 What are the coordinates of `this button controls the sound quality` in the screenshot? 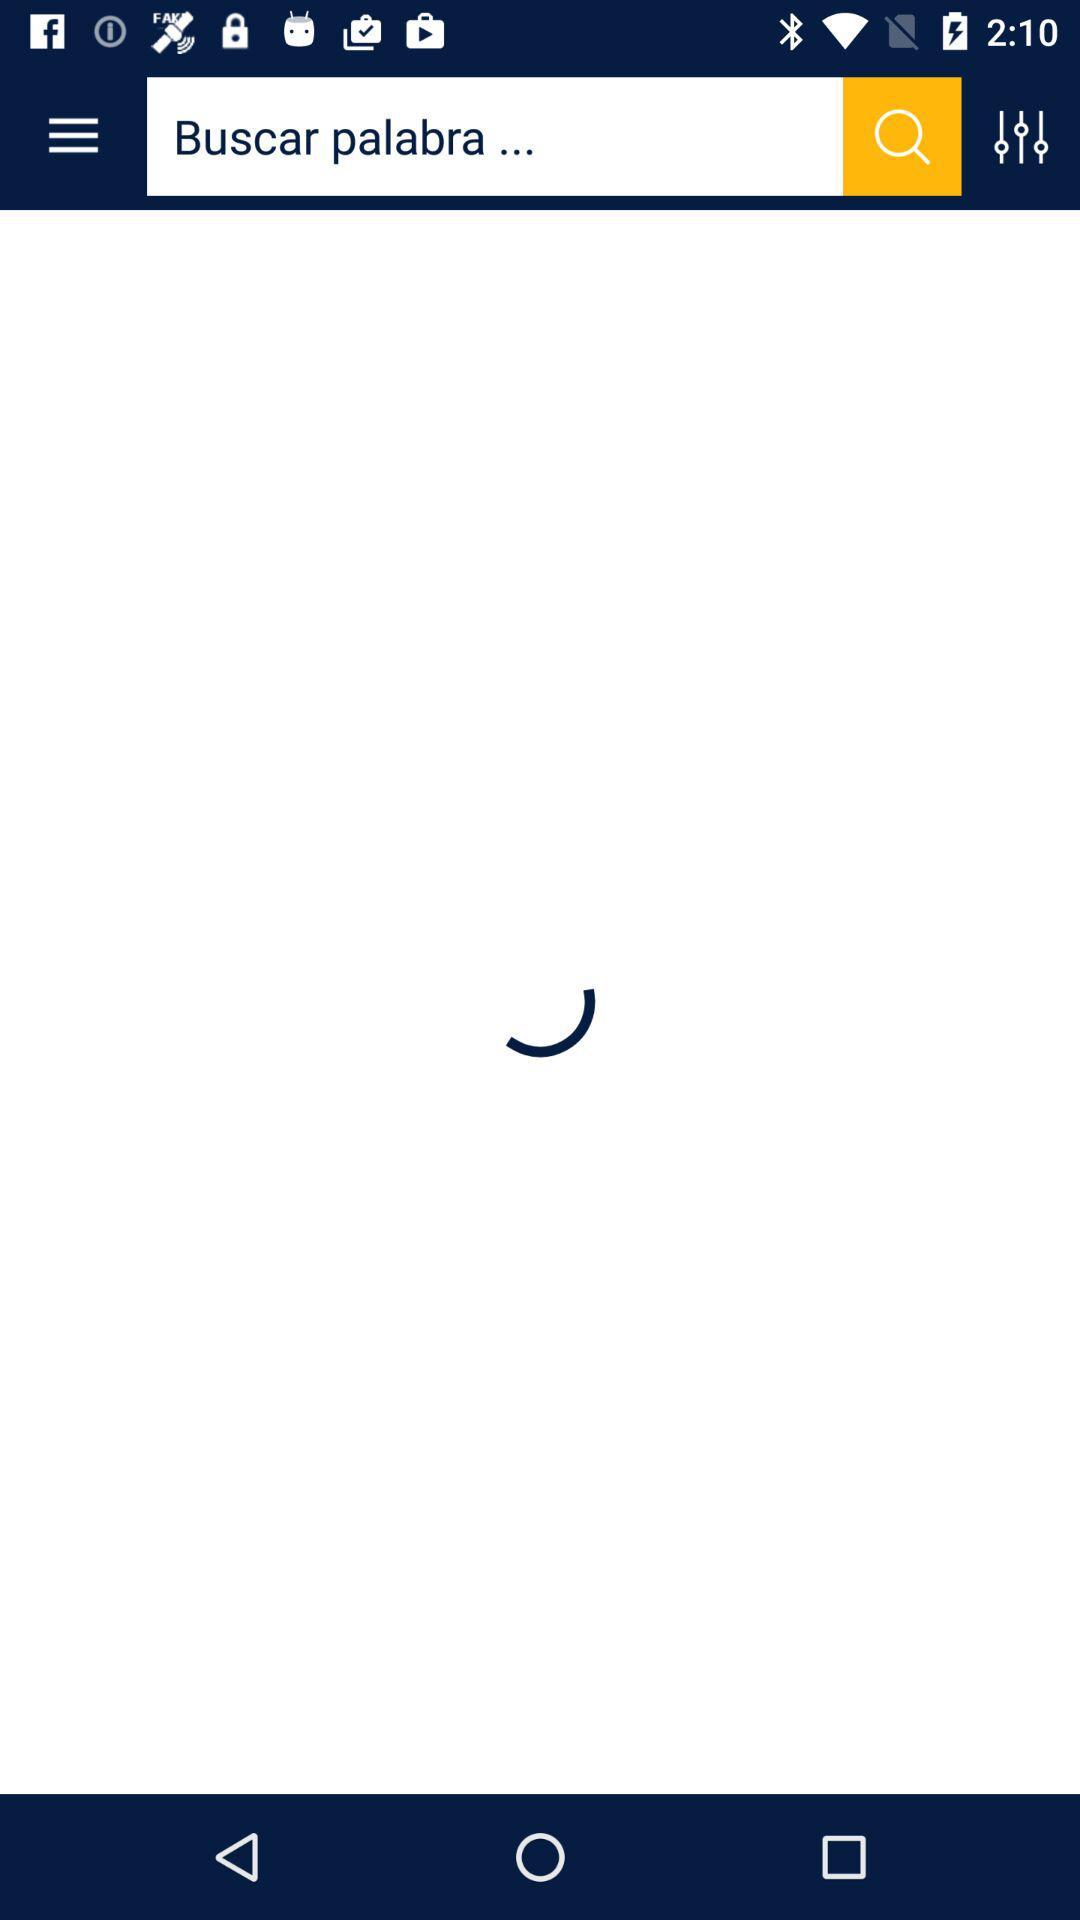 It's located at (1020, 135).